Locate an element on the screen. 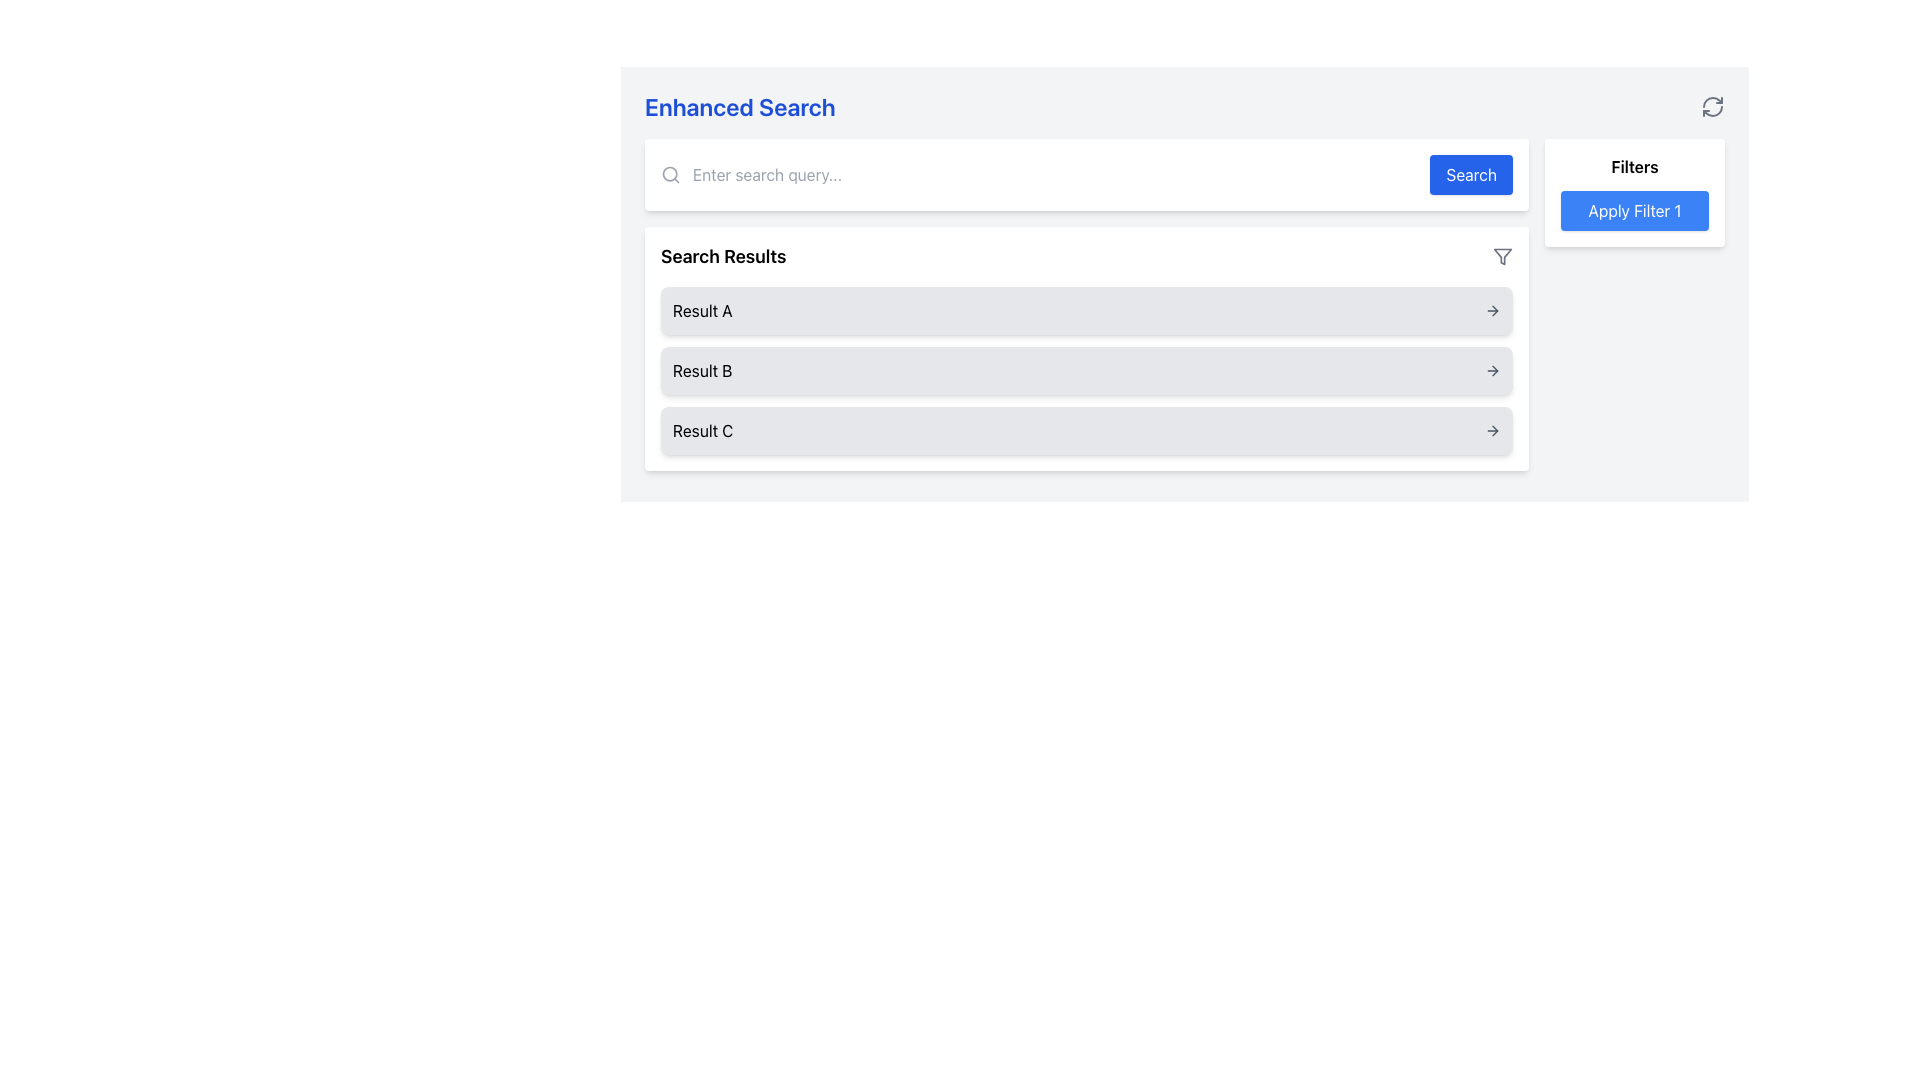  the 'Result C' text label, which is the first text item in the clickable card that is the third entry in the search results under the 'Search Results' heading is located at coordinates (703, 430).